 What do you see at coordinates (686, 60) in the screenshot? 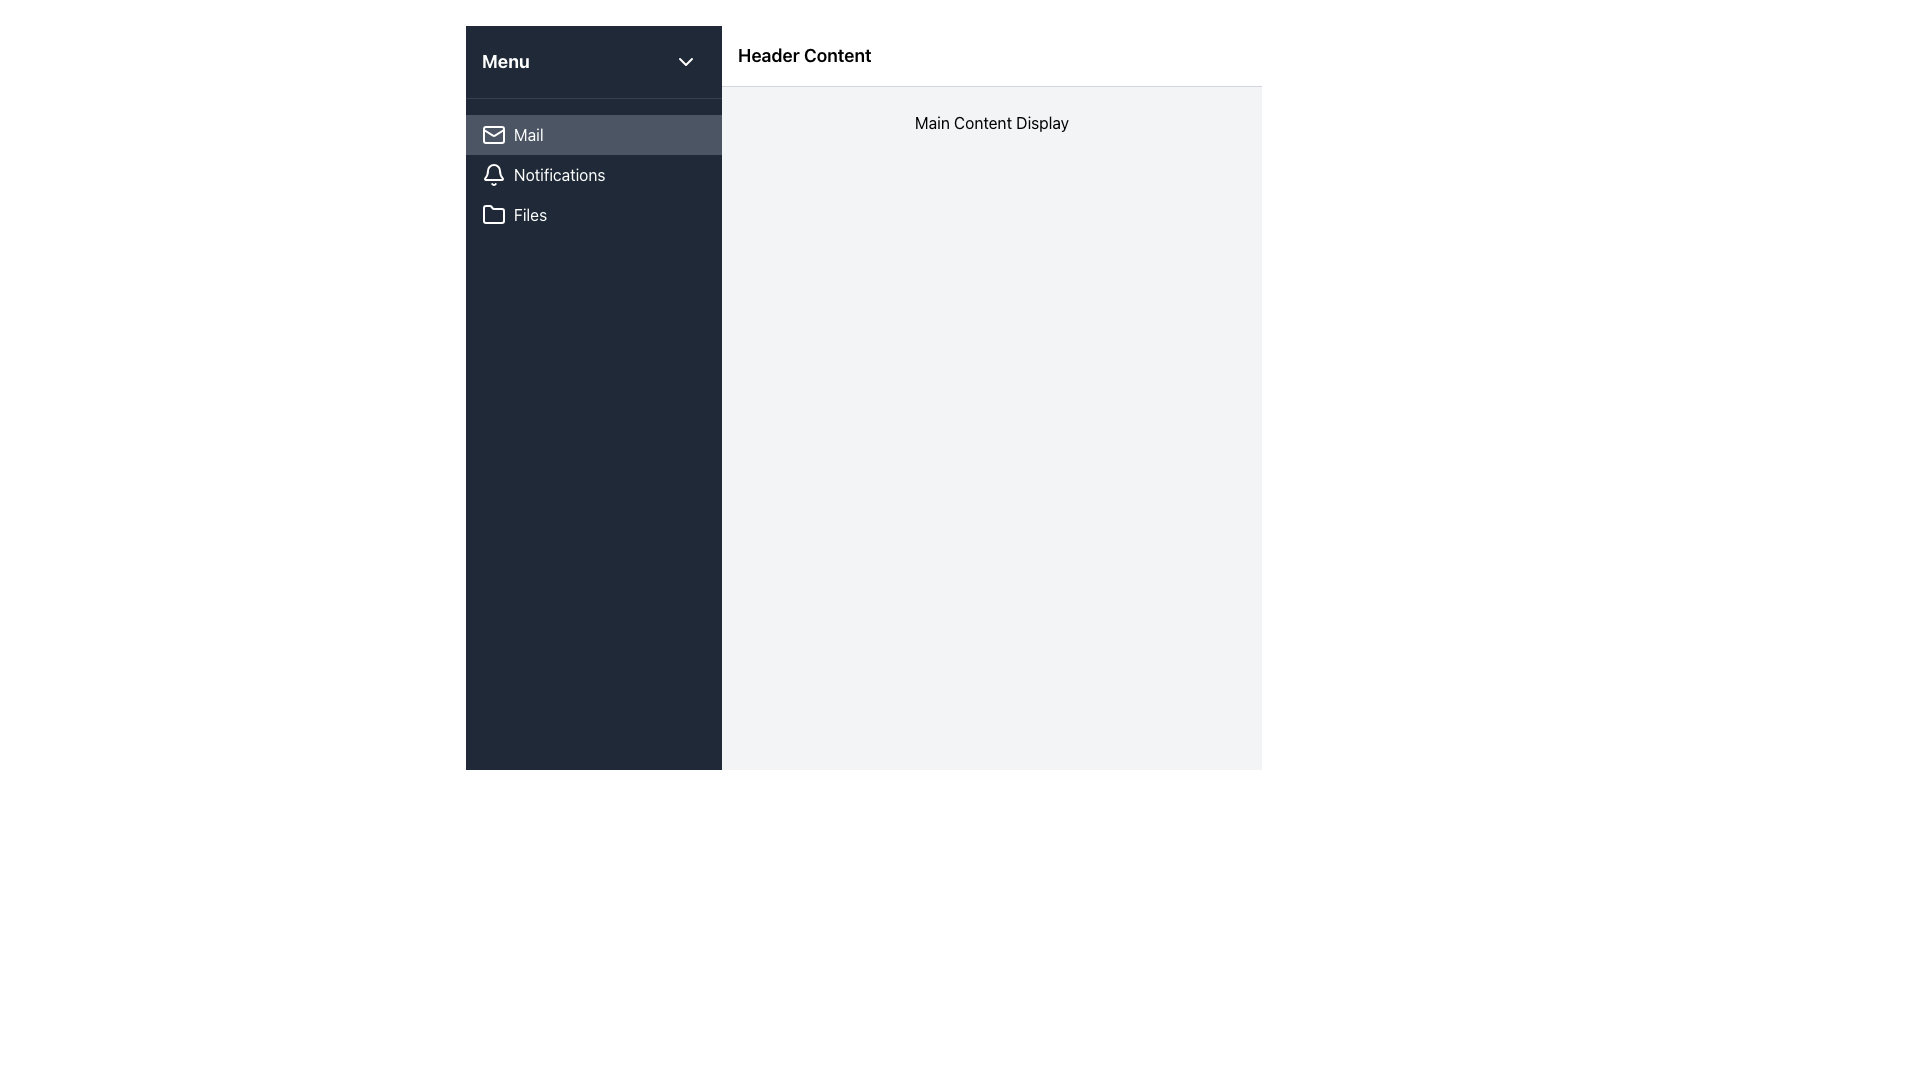
I see `the downward-facing chevron icon located at the top-right corner of the menu header adjacent to the text 'Menu'` at bounding box center [686, 60].